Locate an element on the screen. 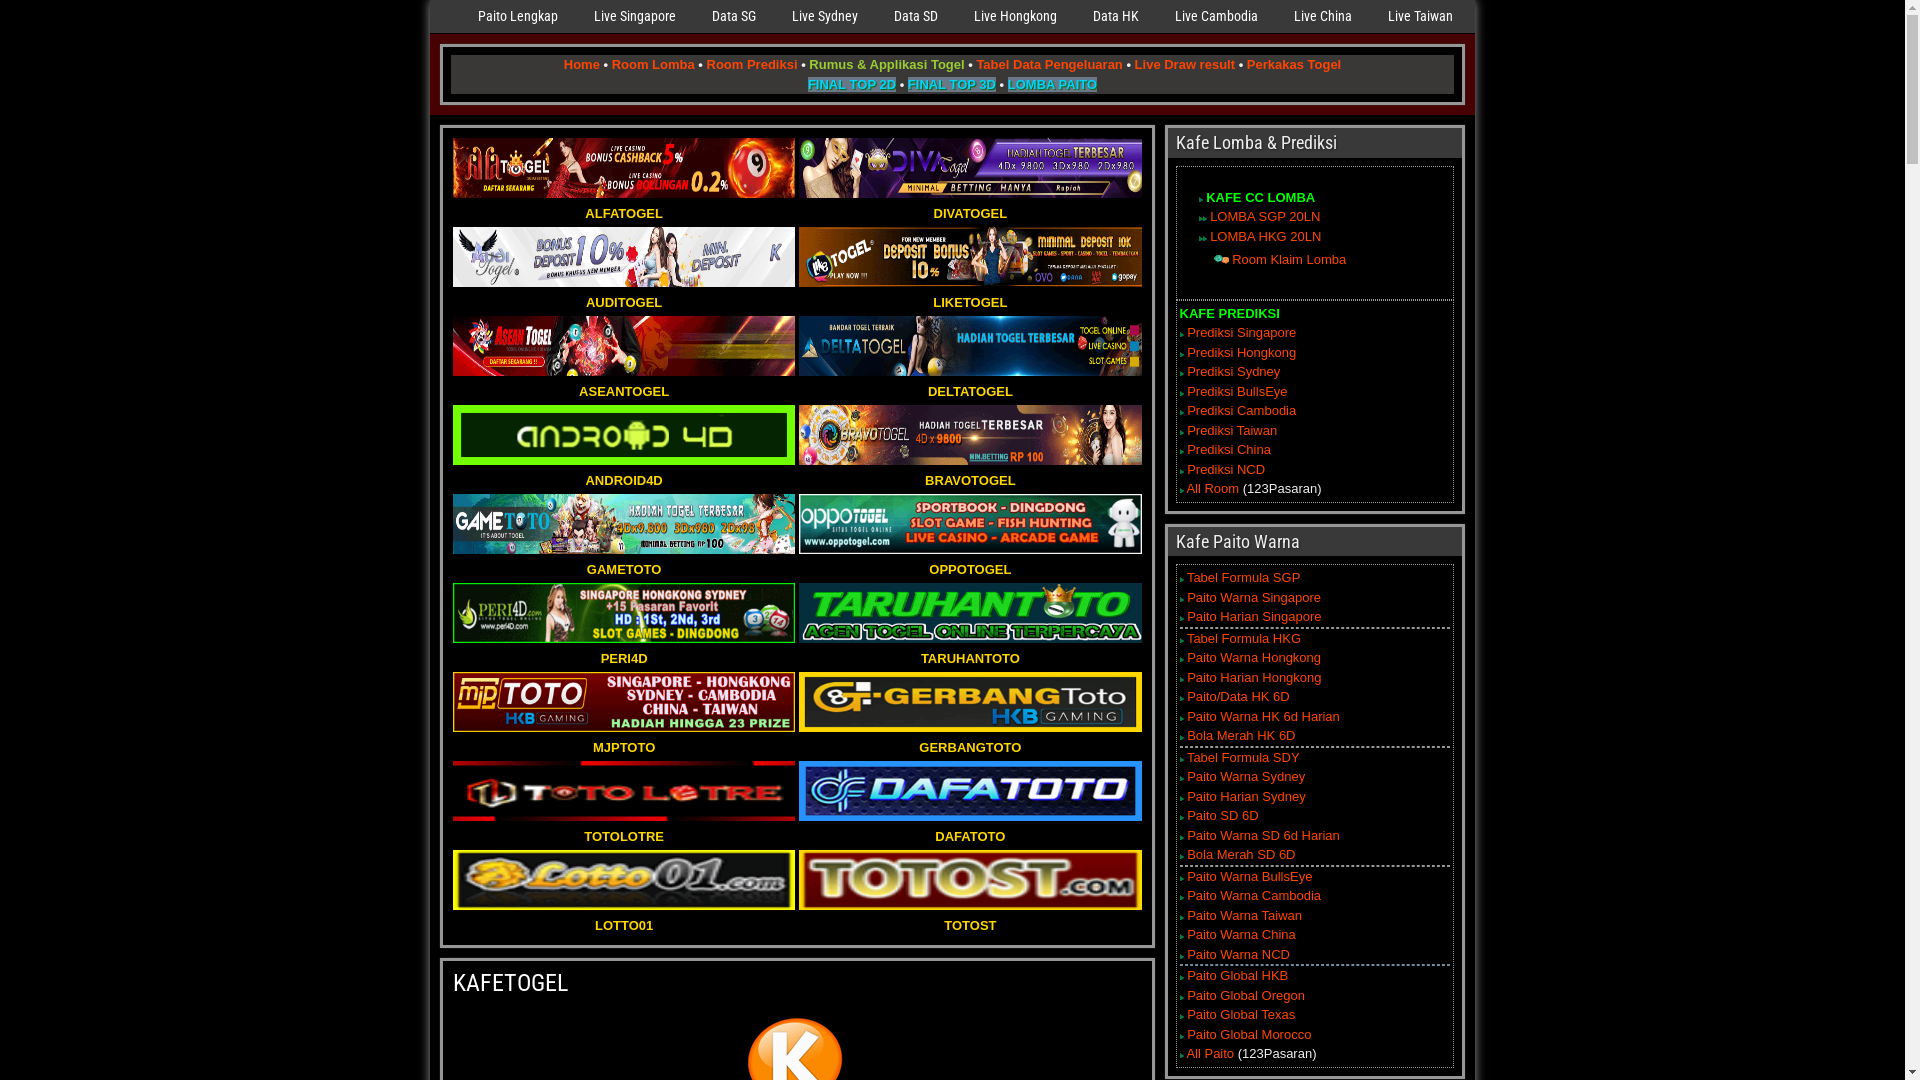 This screenshot has width=1920, height=1080. 'panah' is located at coordinates (1200, 218).